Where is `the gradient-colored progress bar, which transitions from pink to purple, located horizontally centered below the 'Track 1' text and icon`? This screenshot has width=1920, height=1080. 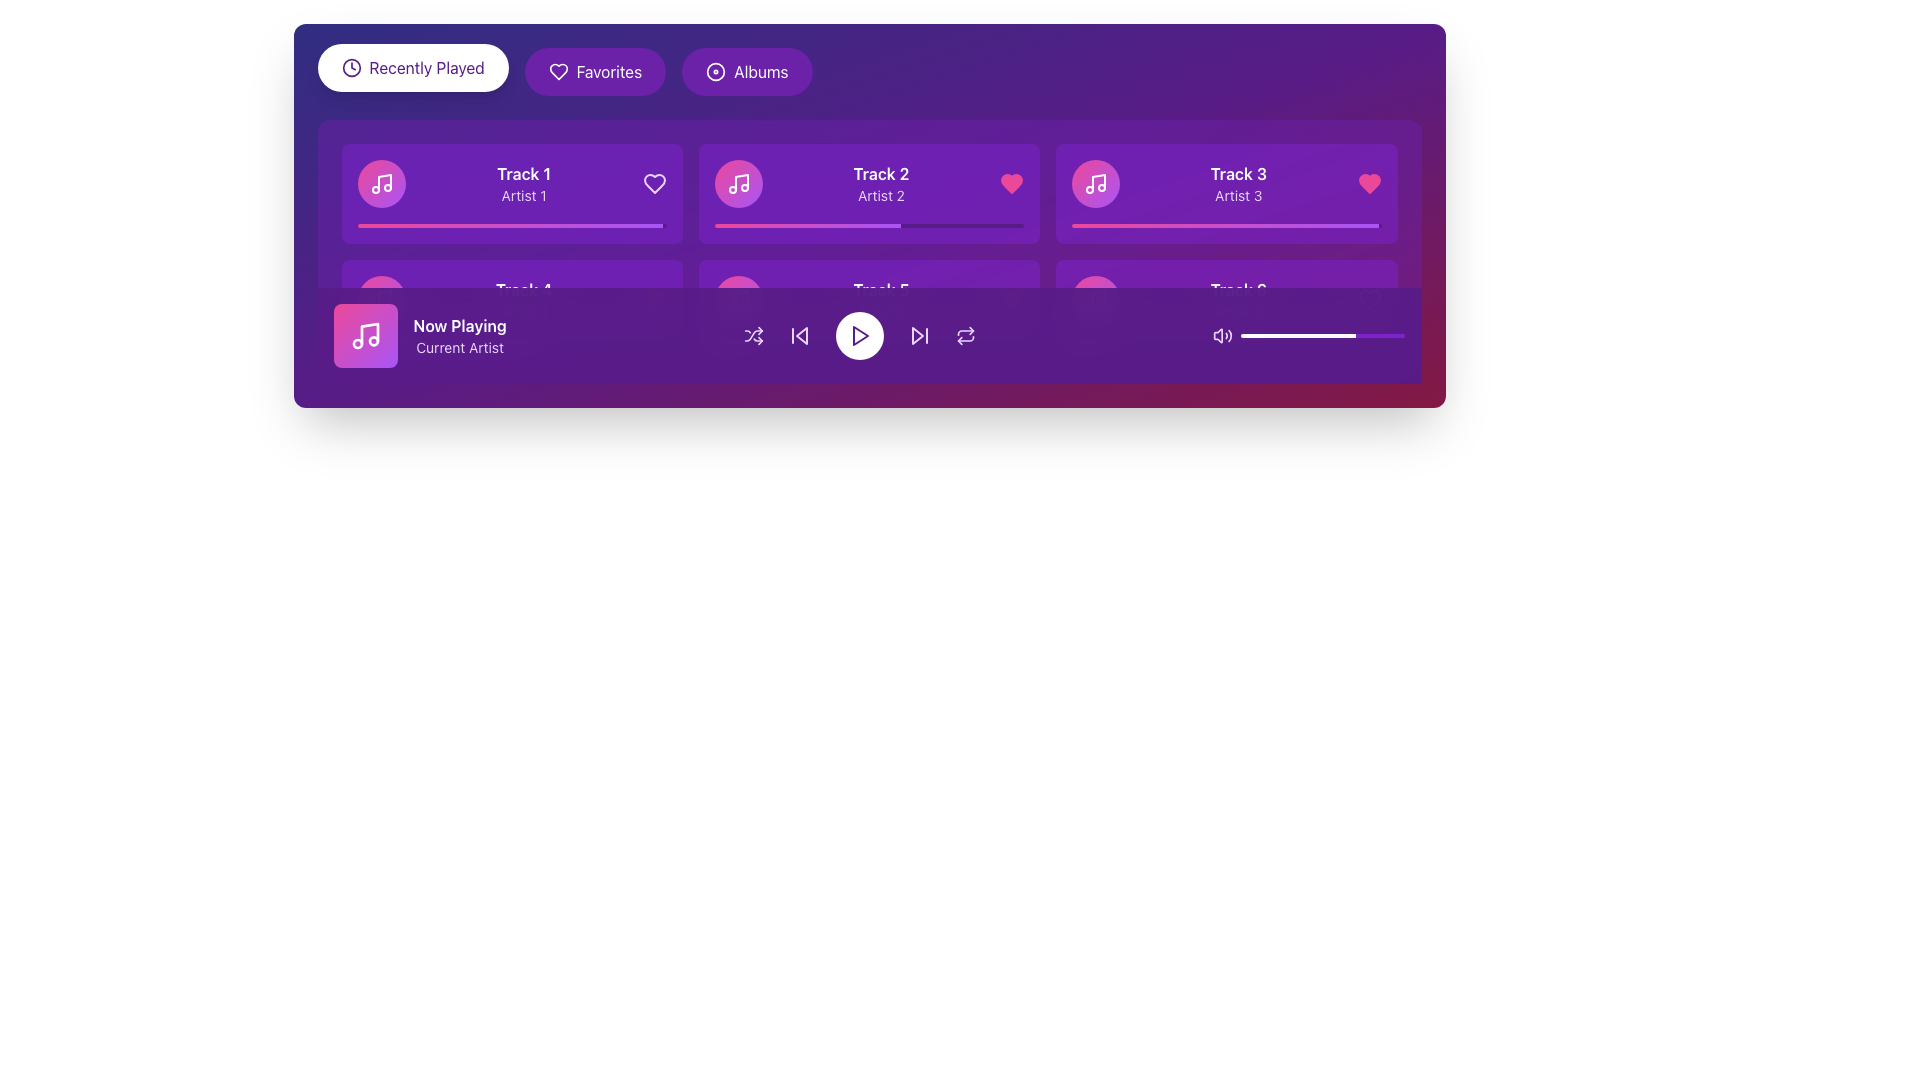
the gradient-colored progress bar, which transitions from pink to purple, located horizontally centered below the 'Track 1' text and icon is located at coordinates (509, 225).